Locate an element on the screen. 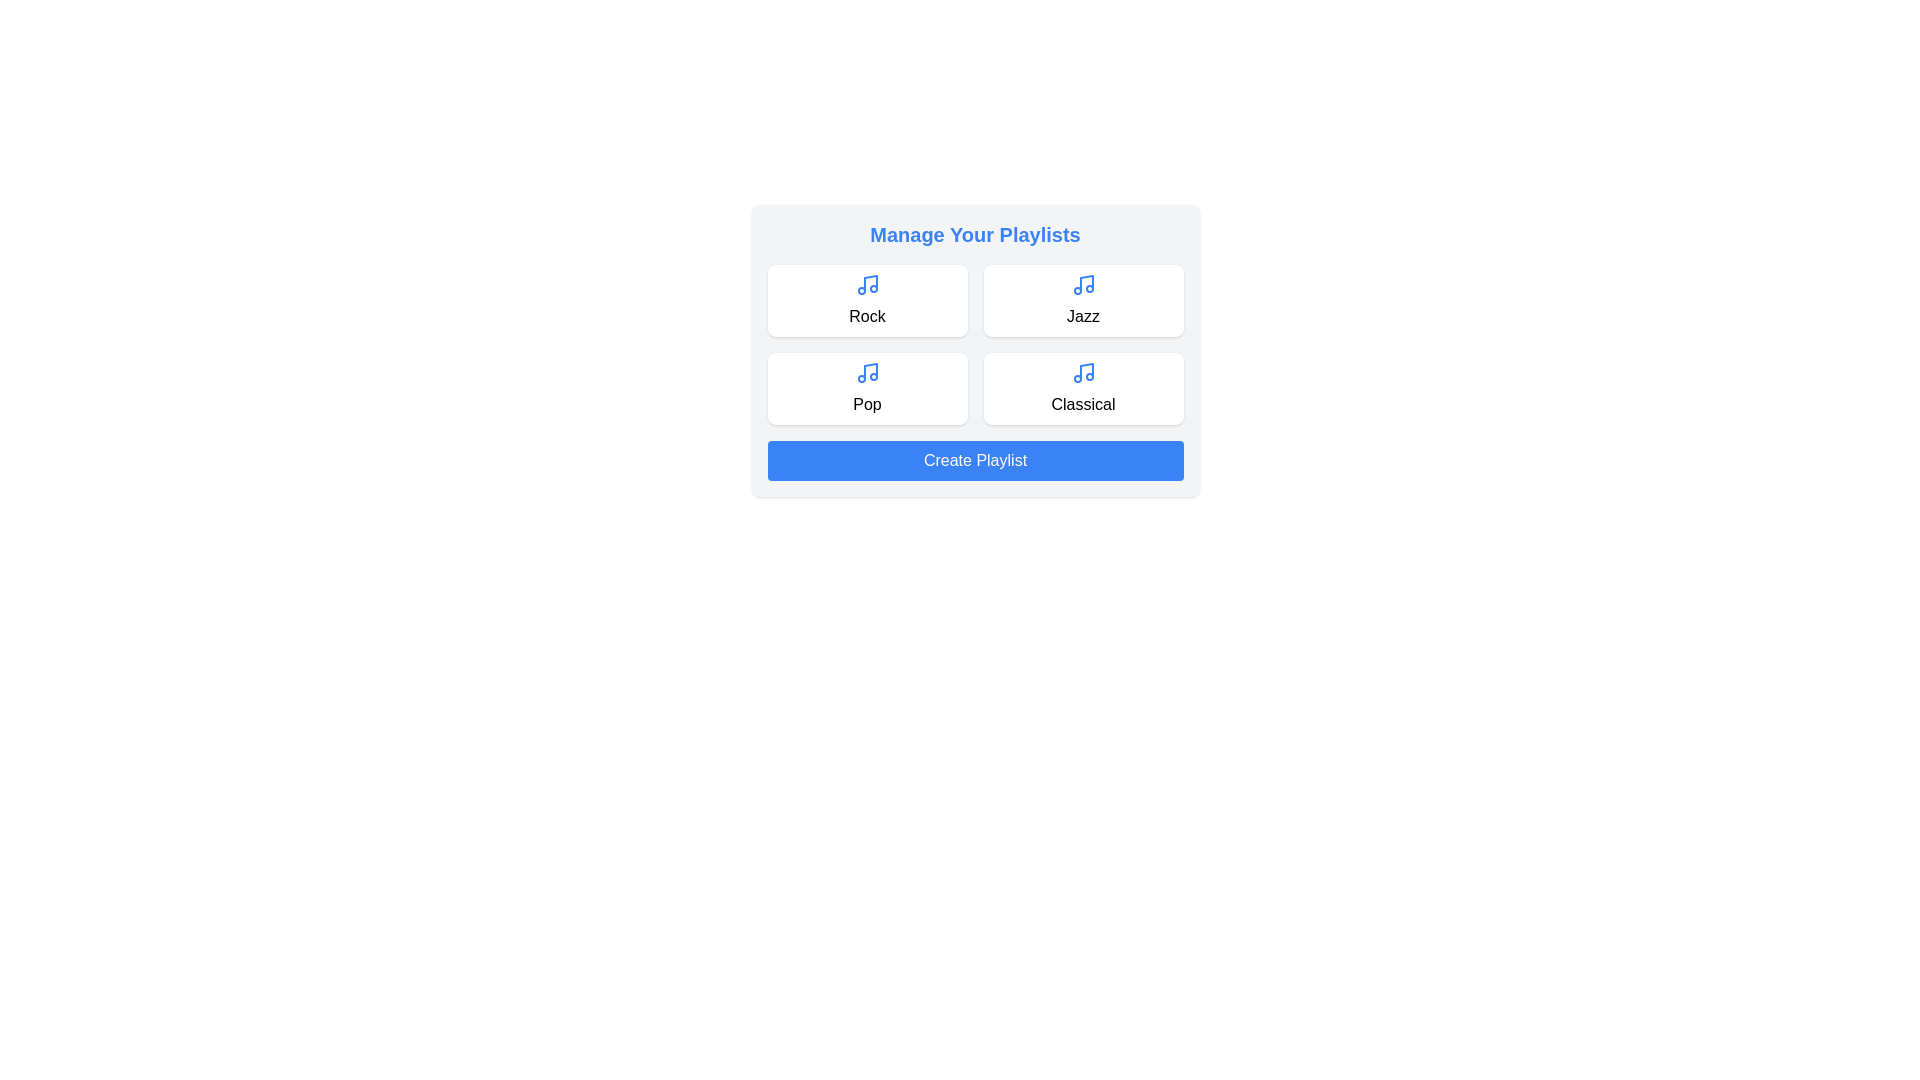 The height and width of the screenshot is (1080, 1920). the 'Create Playlist' button is located at coordinates (975, 461).